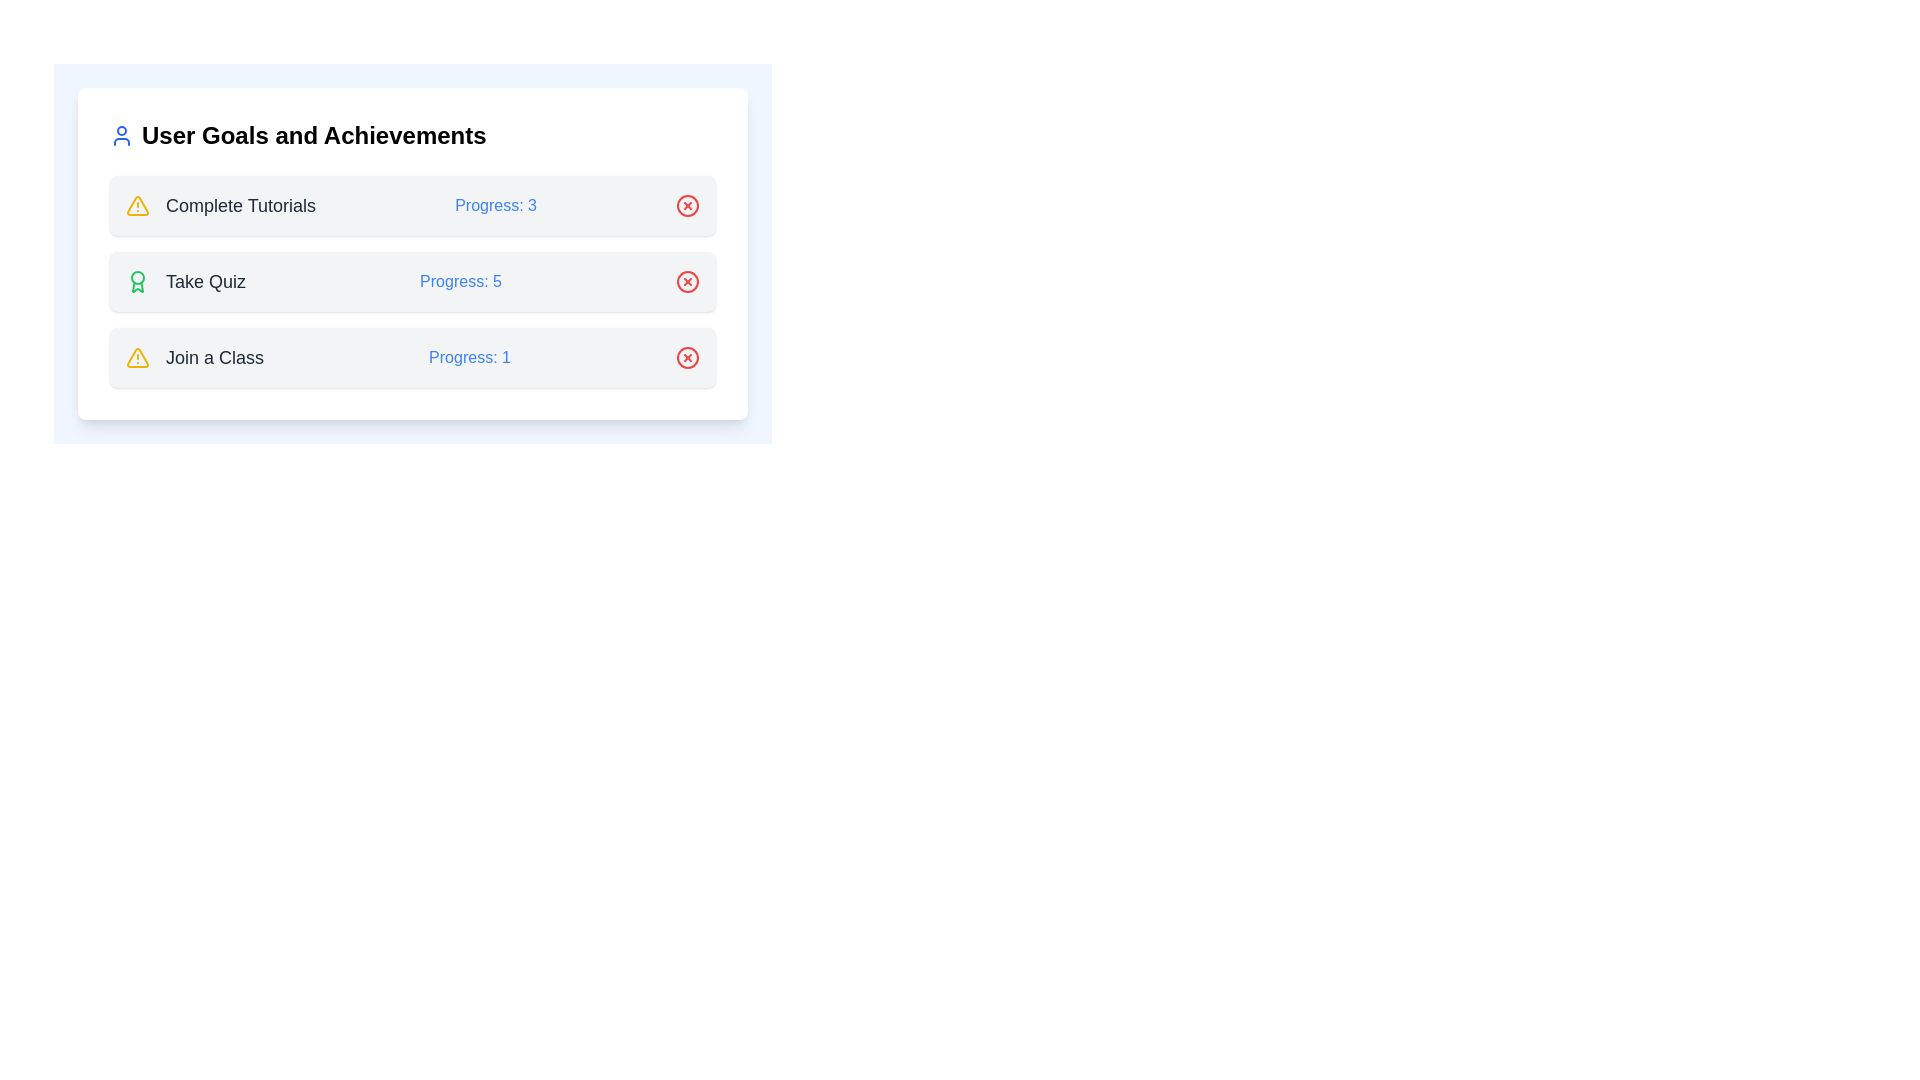 The height and width of the screenshot is (1080, 1920). What do you see at coordinates (687, 205) in the screenshot?
I see `the delete or close button located at the far-right end of the line that includes 'Complete Tutorials' and 'Progress: 3'` at bounding box center [687, 205].